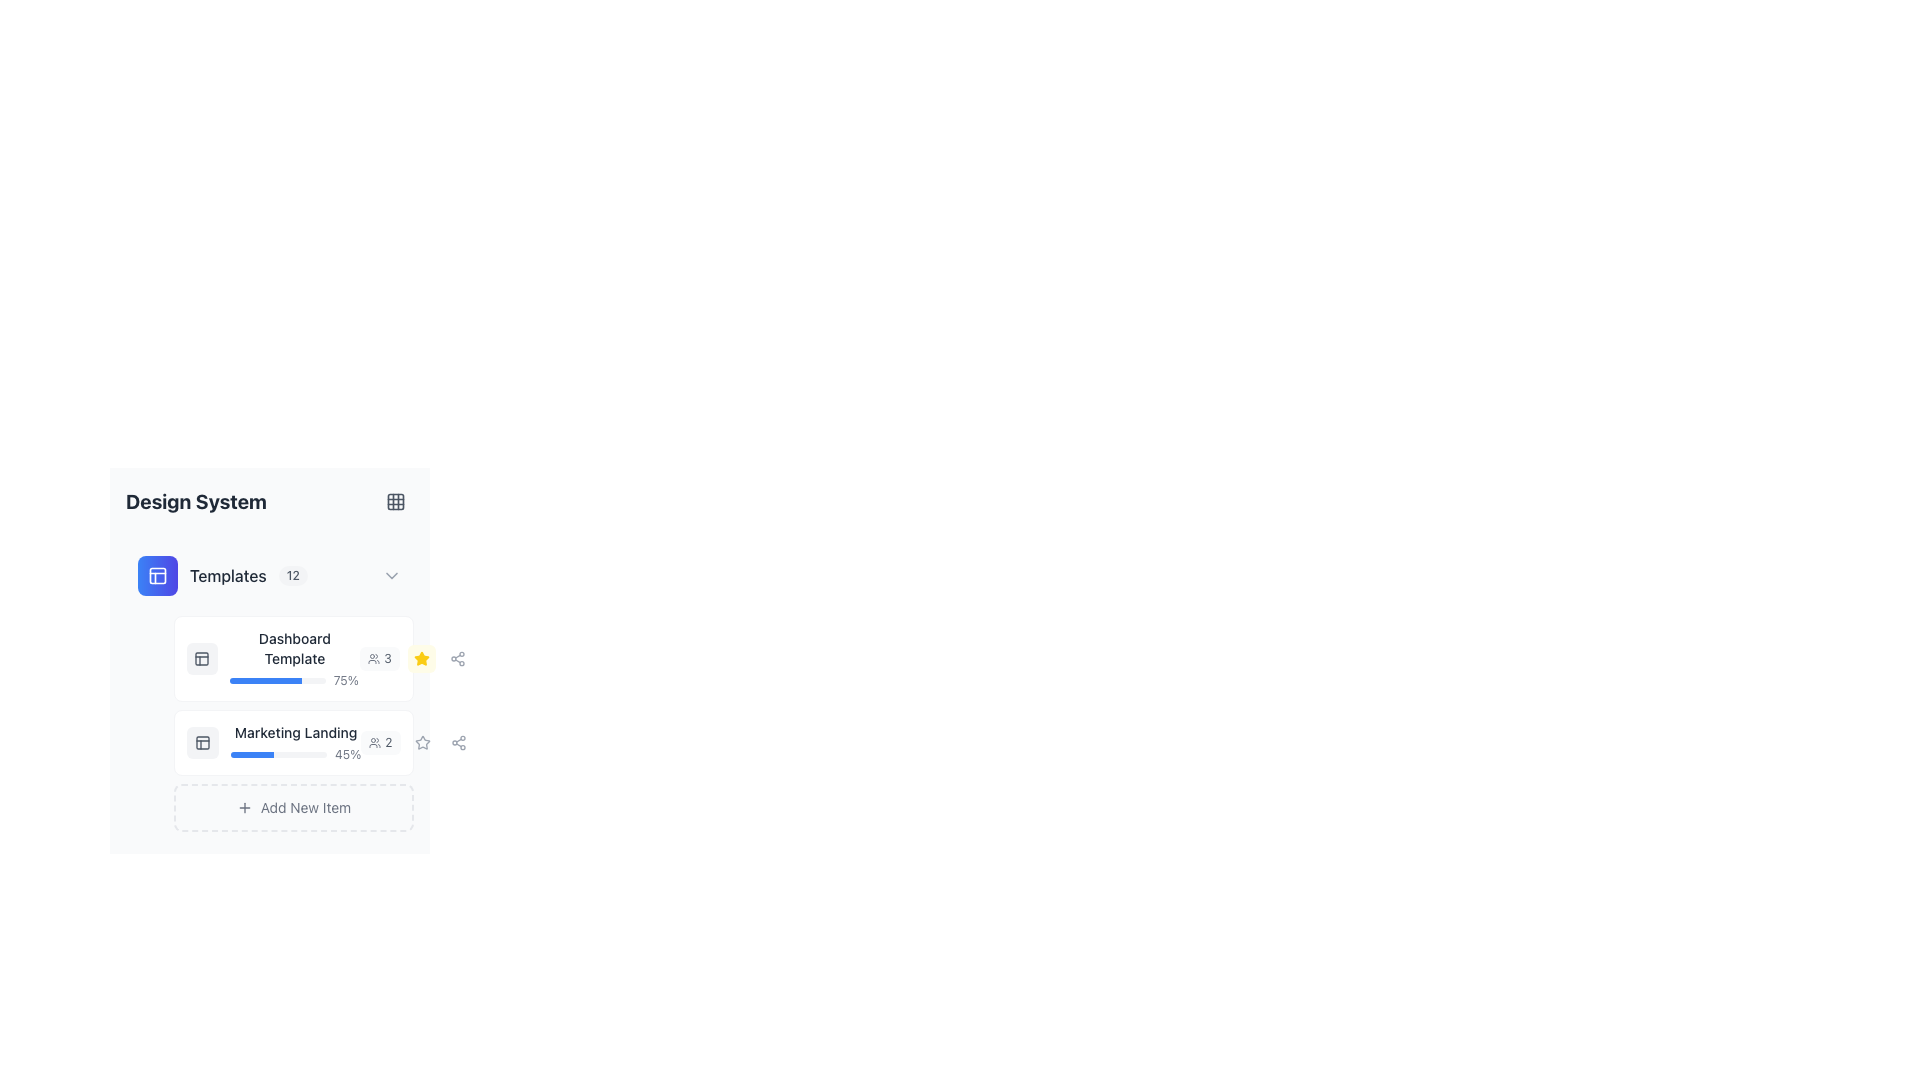 This screenshot has height=1080, width=1920. What do you see at coordinates (292, 575) in the screenshot?
I see `the count displayed on the small, rounded badge with the text '12', which has a light grayish background and darker gray text, positioned to the right of the 'Templates' label` at bounding box center [292, 575].